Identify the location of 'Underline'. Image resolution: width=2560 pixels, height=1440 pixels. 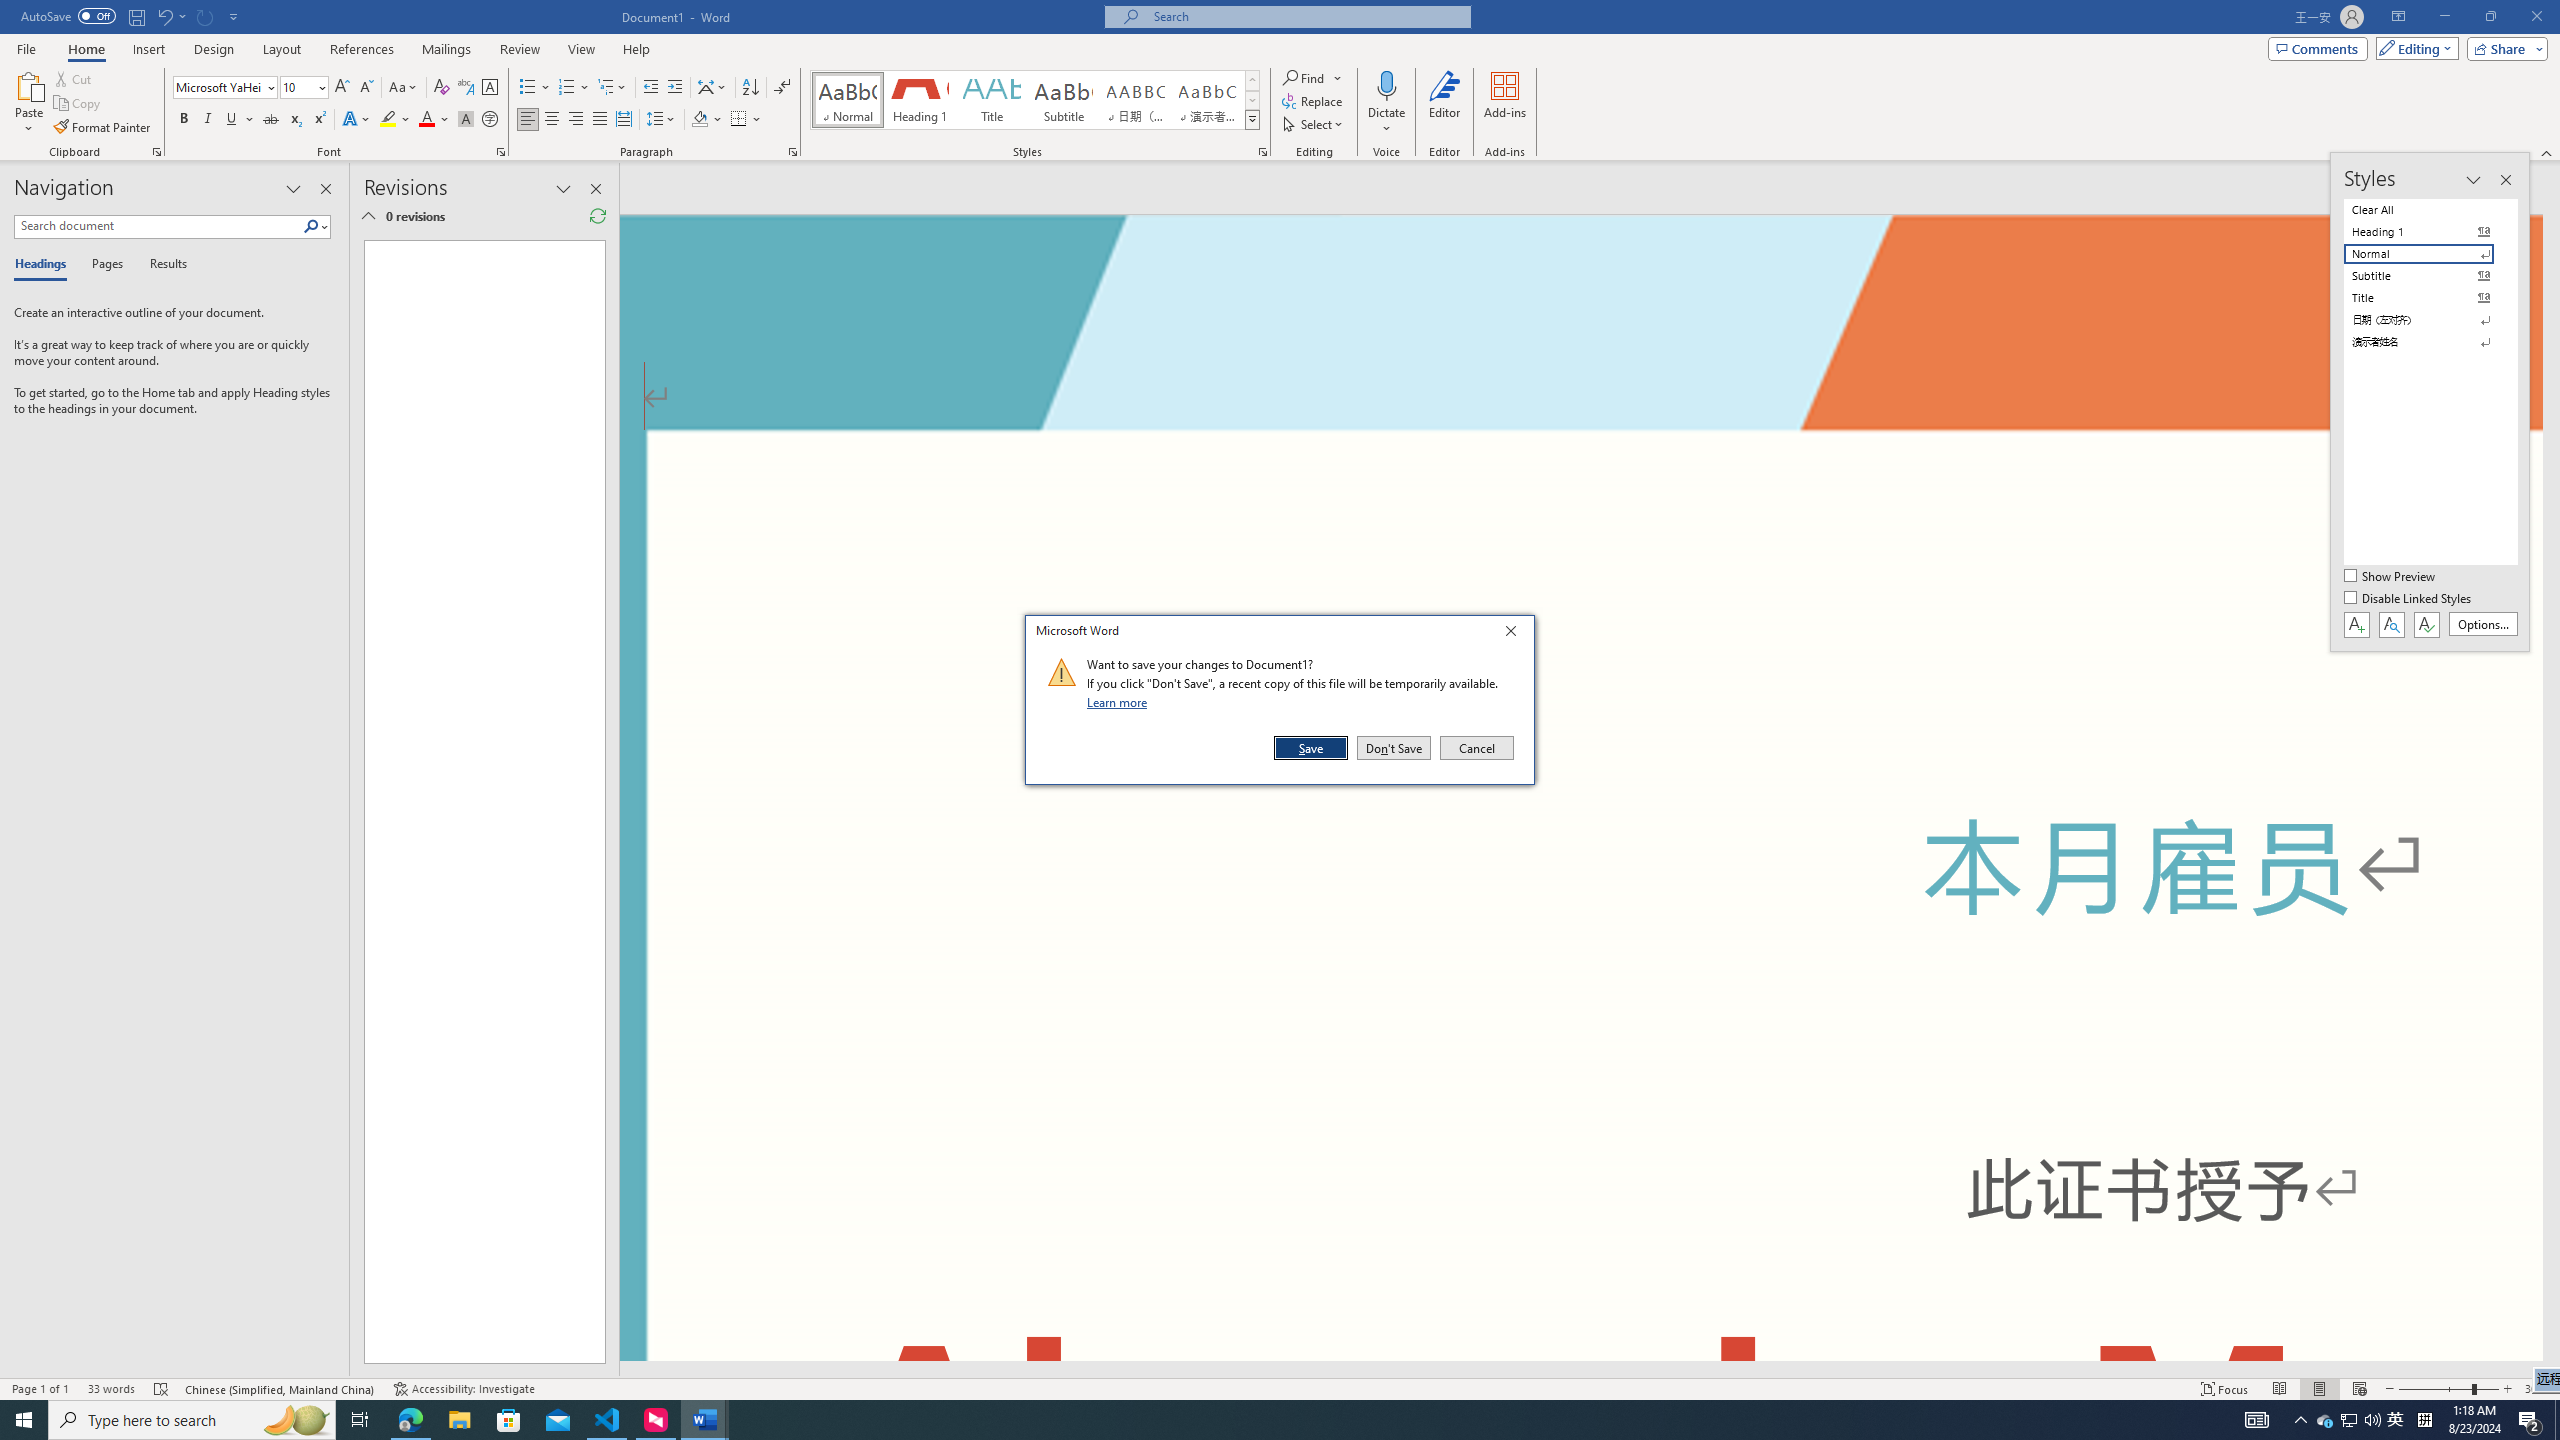
(231, 118).